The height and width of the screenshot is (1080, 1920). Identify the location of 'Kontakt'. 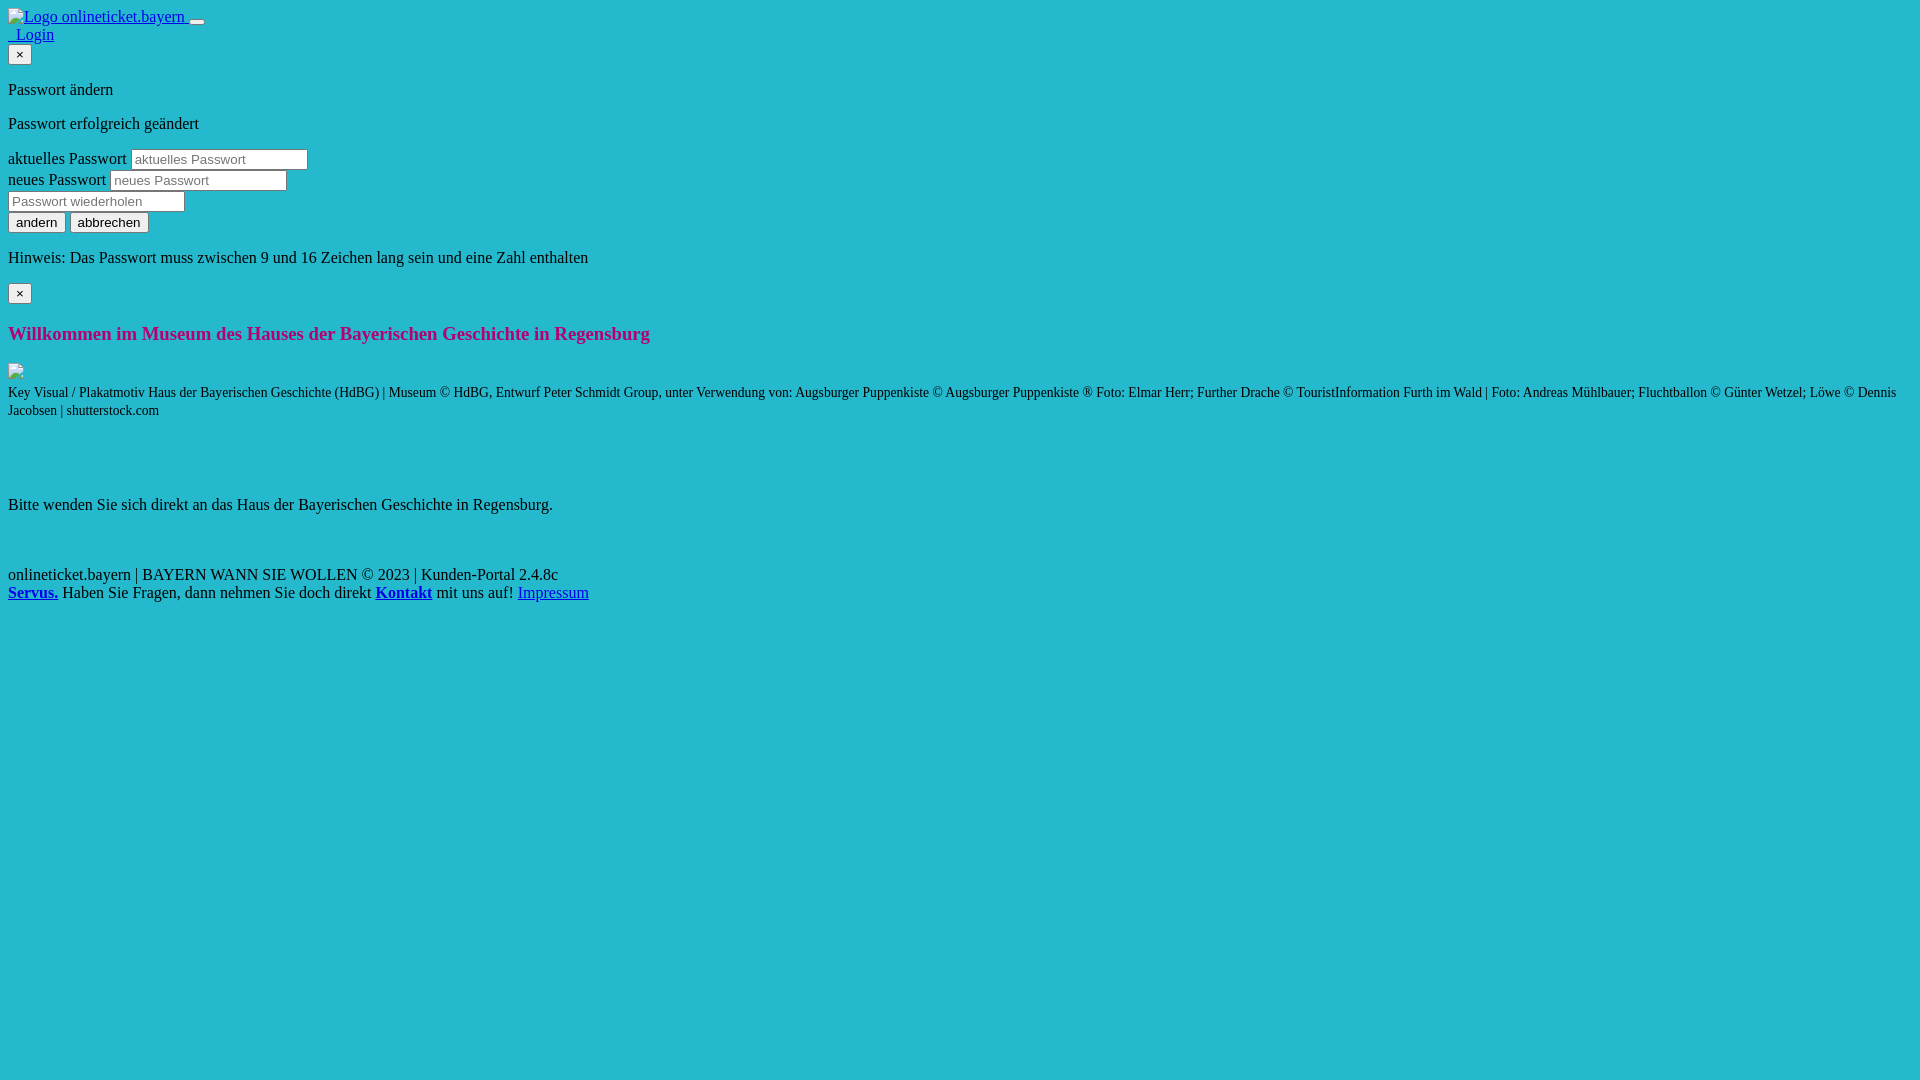
(374, 591).